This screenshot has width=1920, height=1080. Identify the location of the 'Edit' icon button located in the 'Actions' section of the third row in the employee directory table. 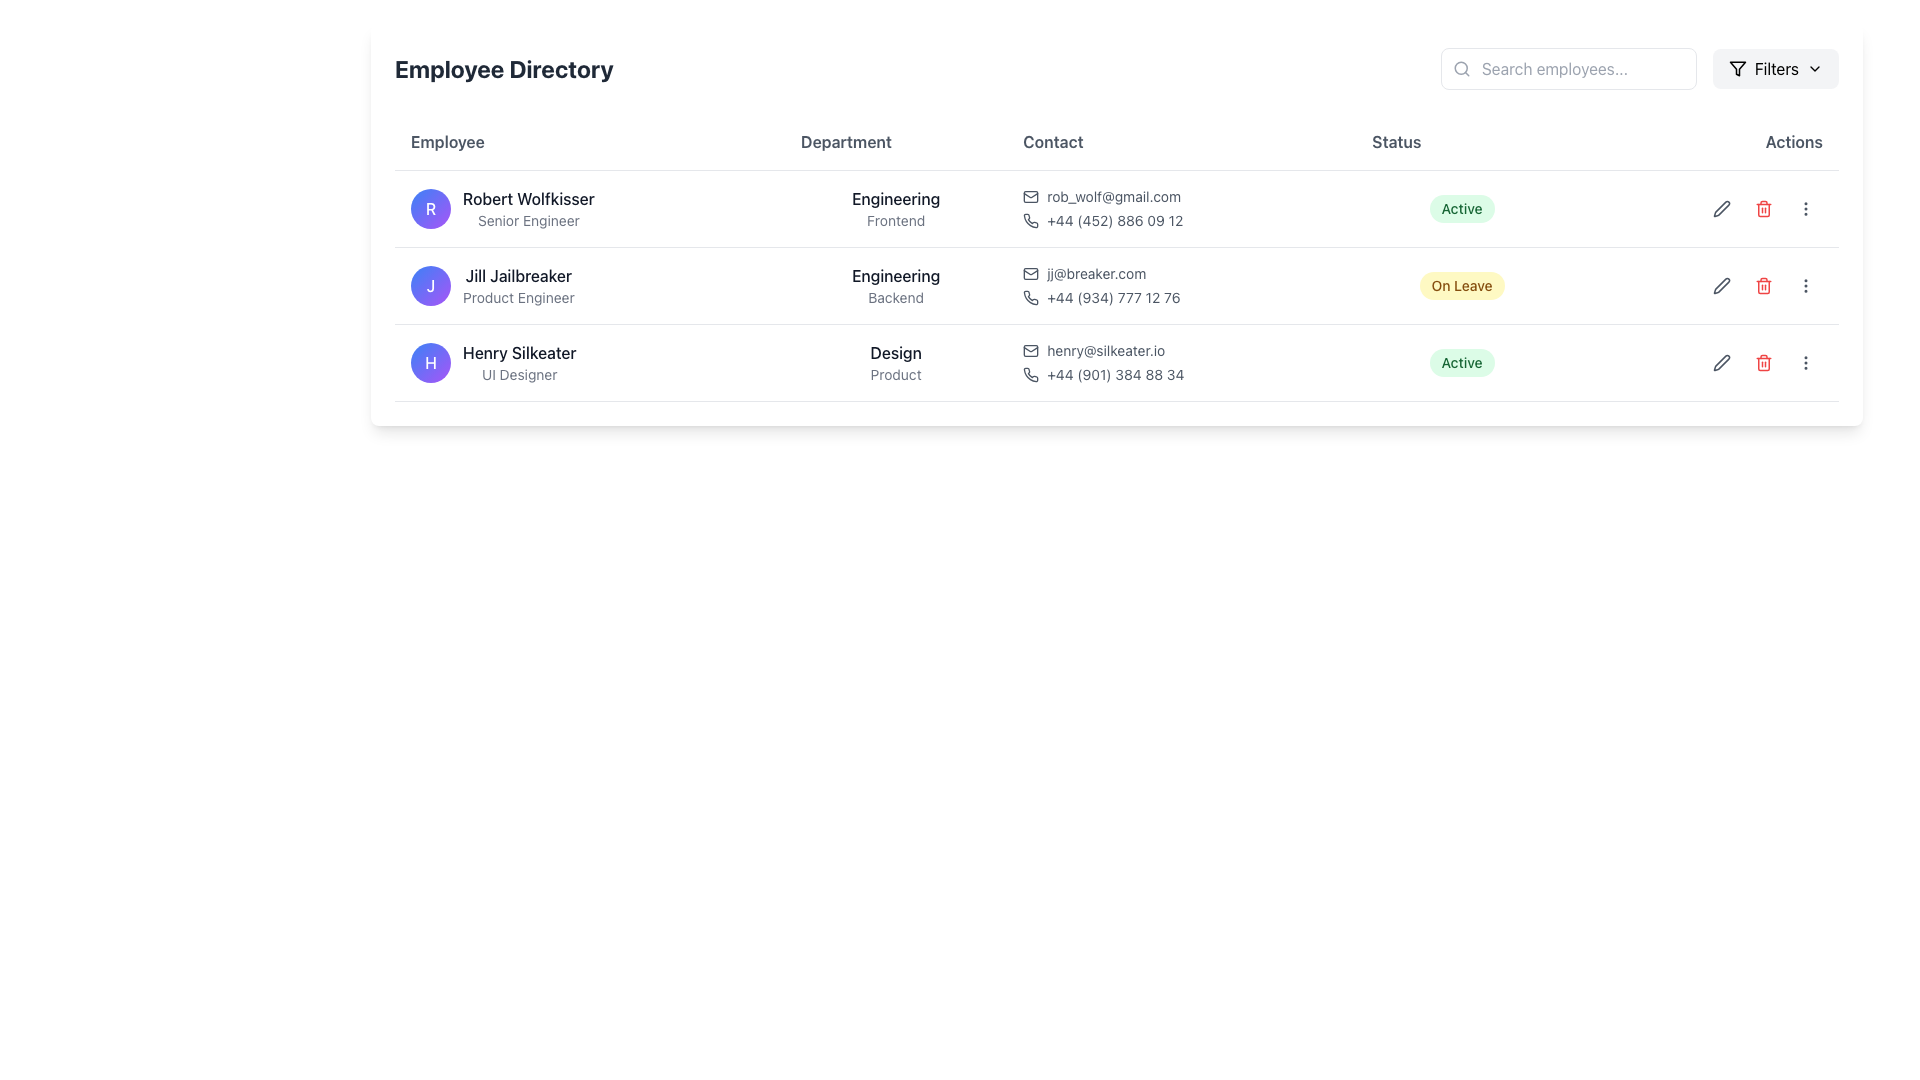
(1721, 208).